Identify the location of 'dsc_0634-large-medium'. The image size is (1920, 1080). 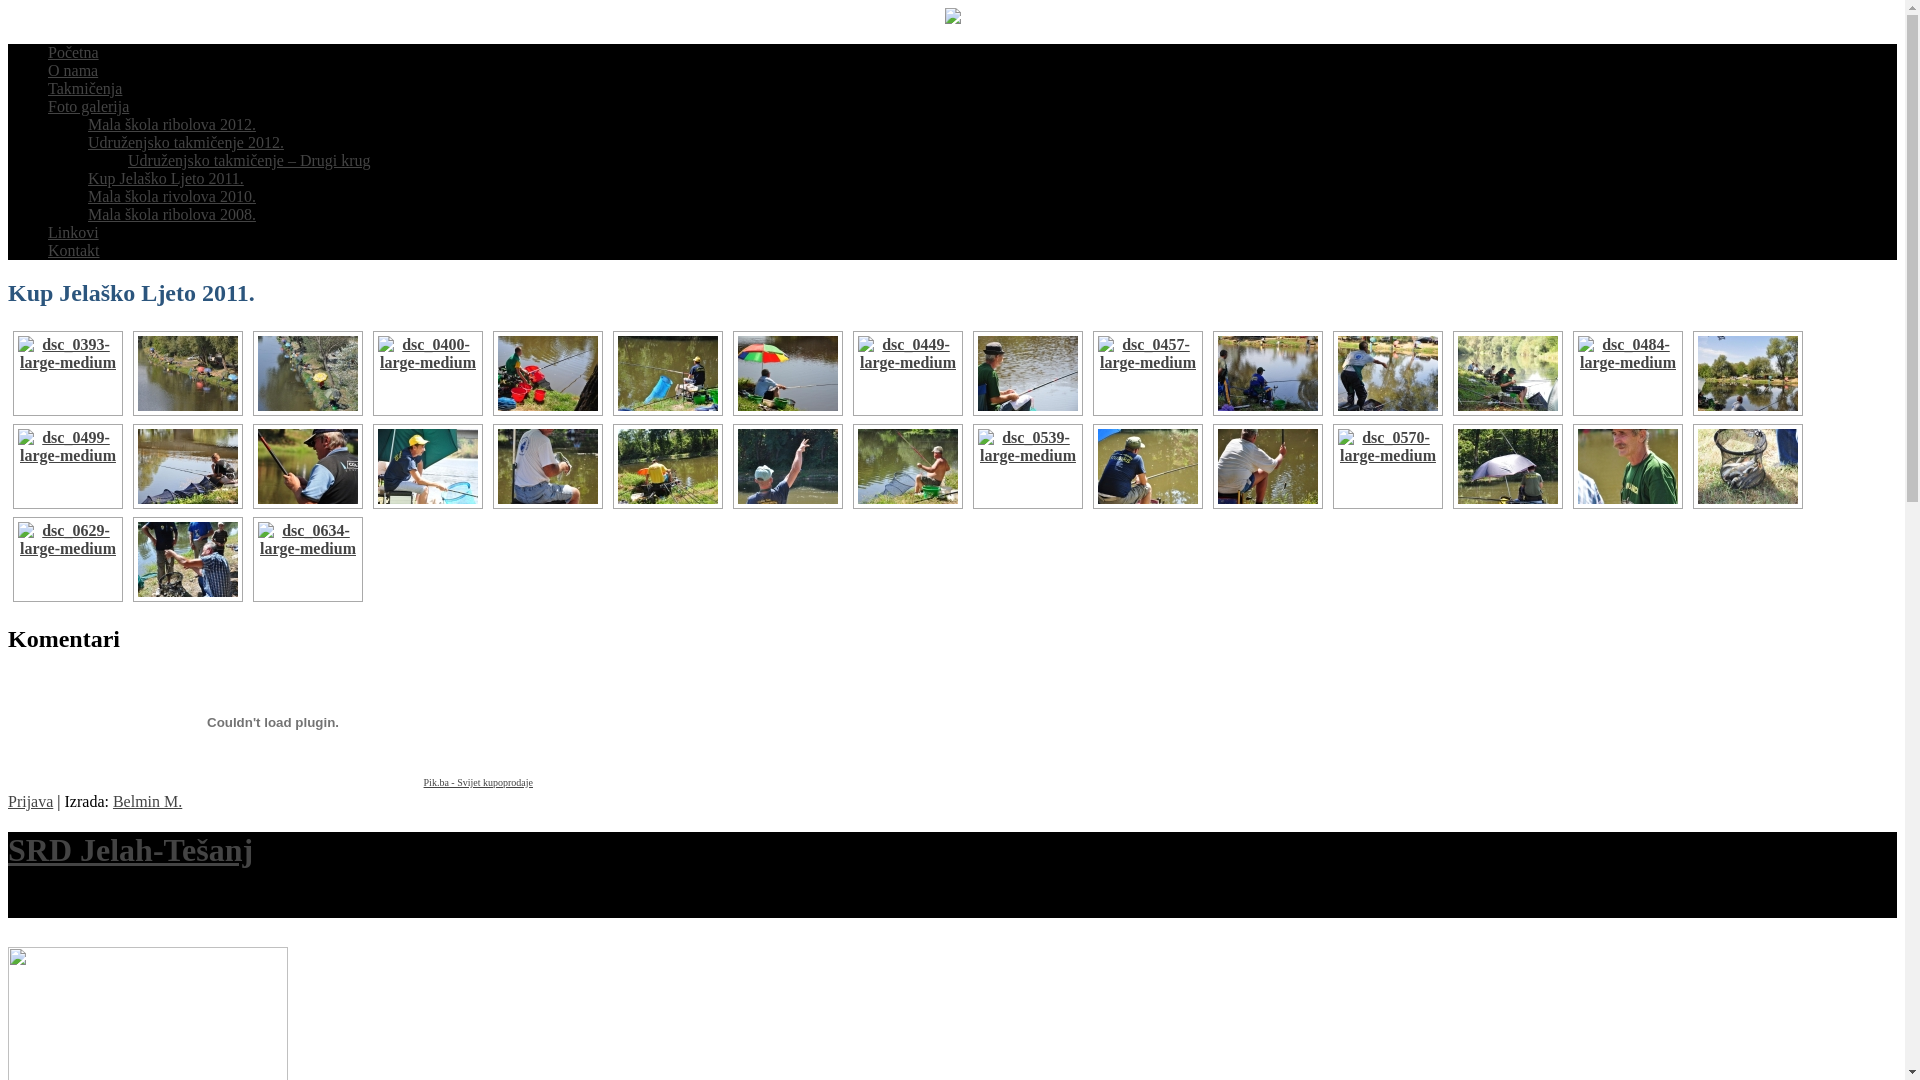
(306, 559).